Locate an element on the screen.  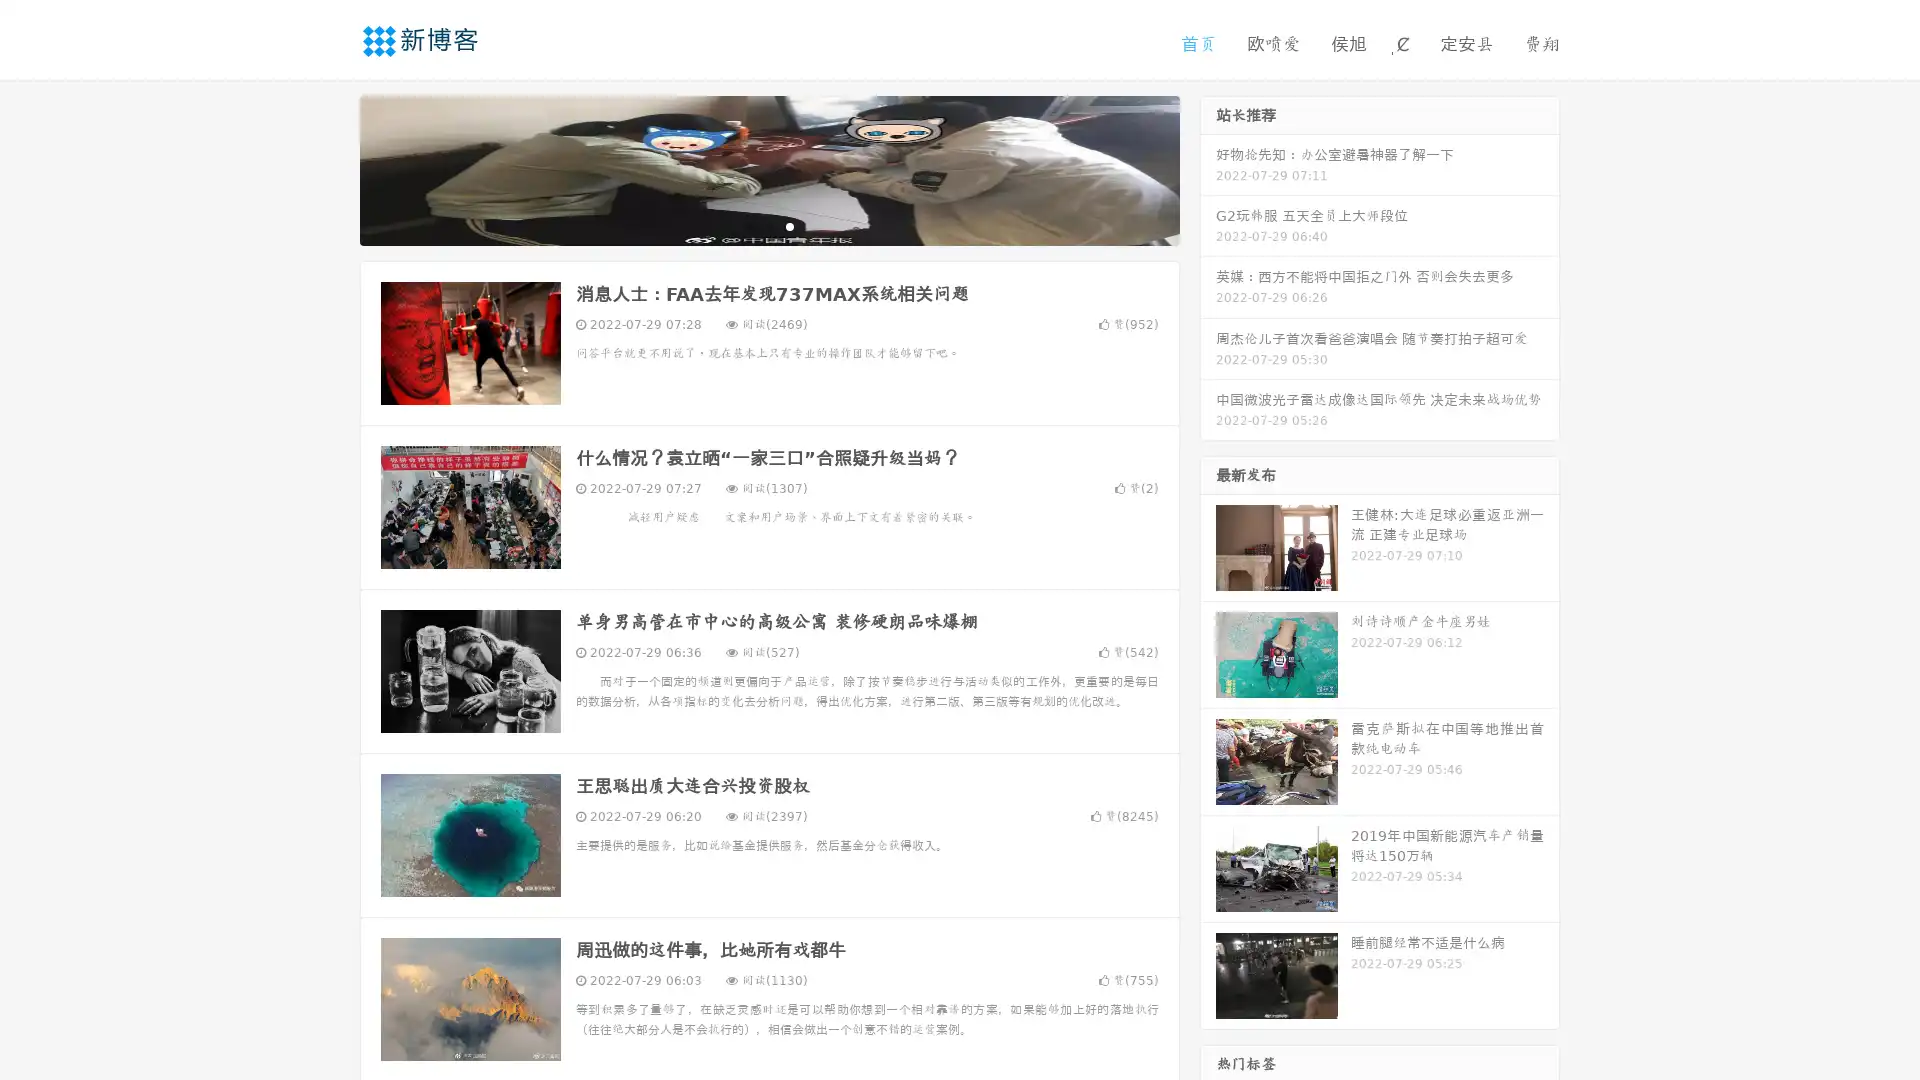
Go to slide 3 is located at coordinates (789, 225).